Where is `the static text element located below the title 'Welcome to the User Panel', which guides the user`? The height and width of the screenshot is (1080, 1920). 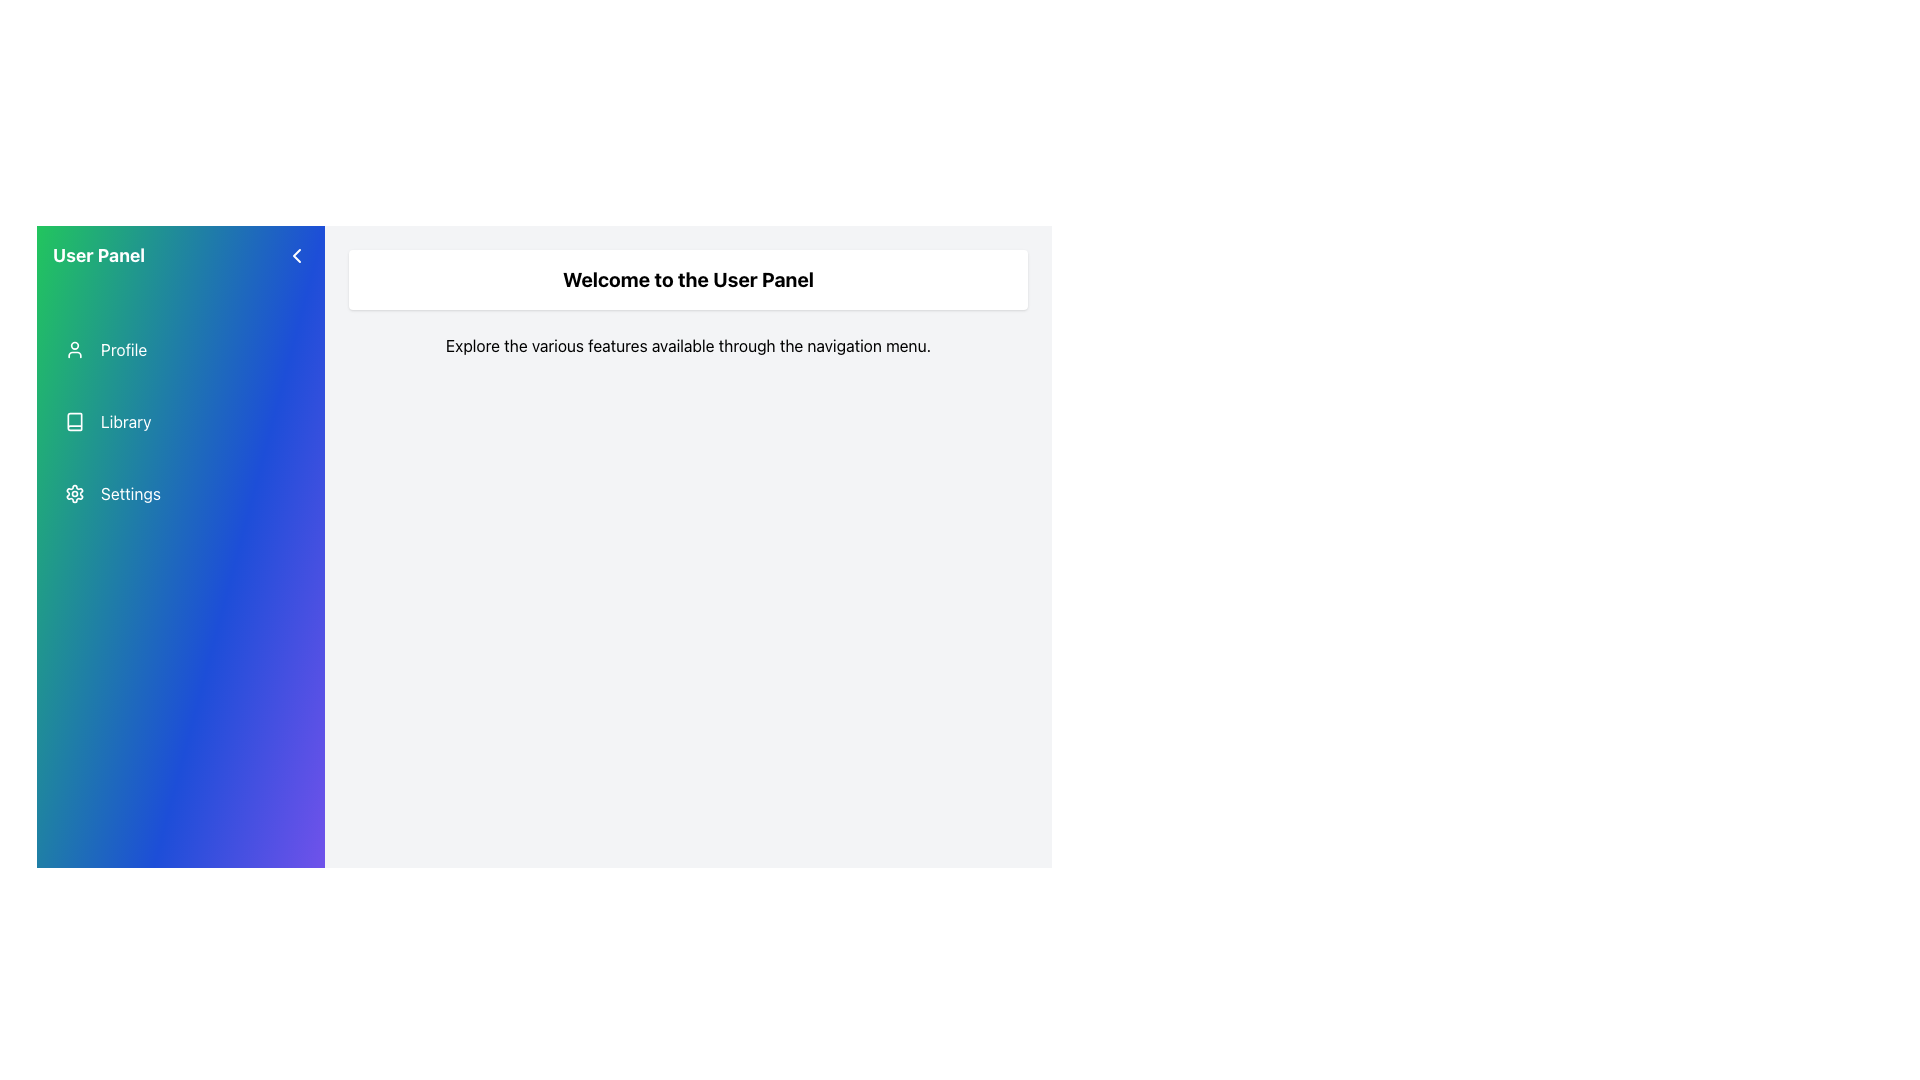 the static text element located below the title 'Welcome to the User Panel', which guides the user is located at coordinates (688, 345).